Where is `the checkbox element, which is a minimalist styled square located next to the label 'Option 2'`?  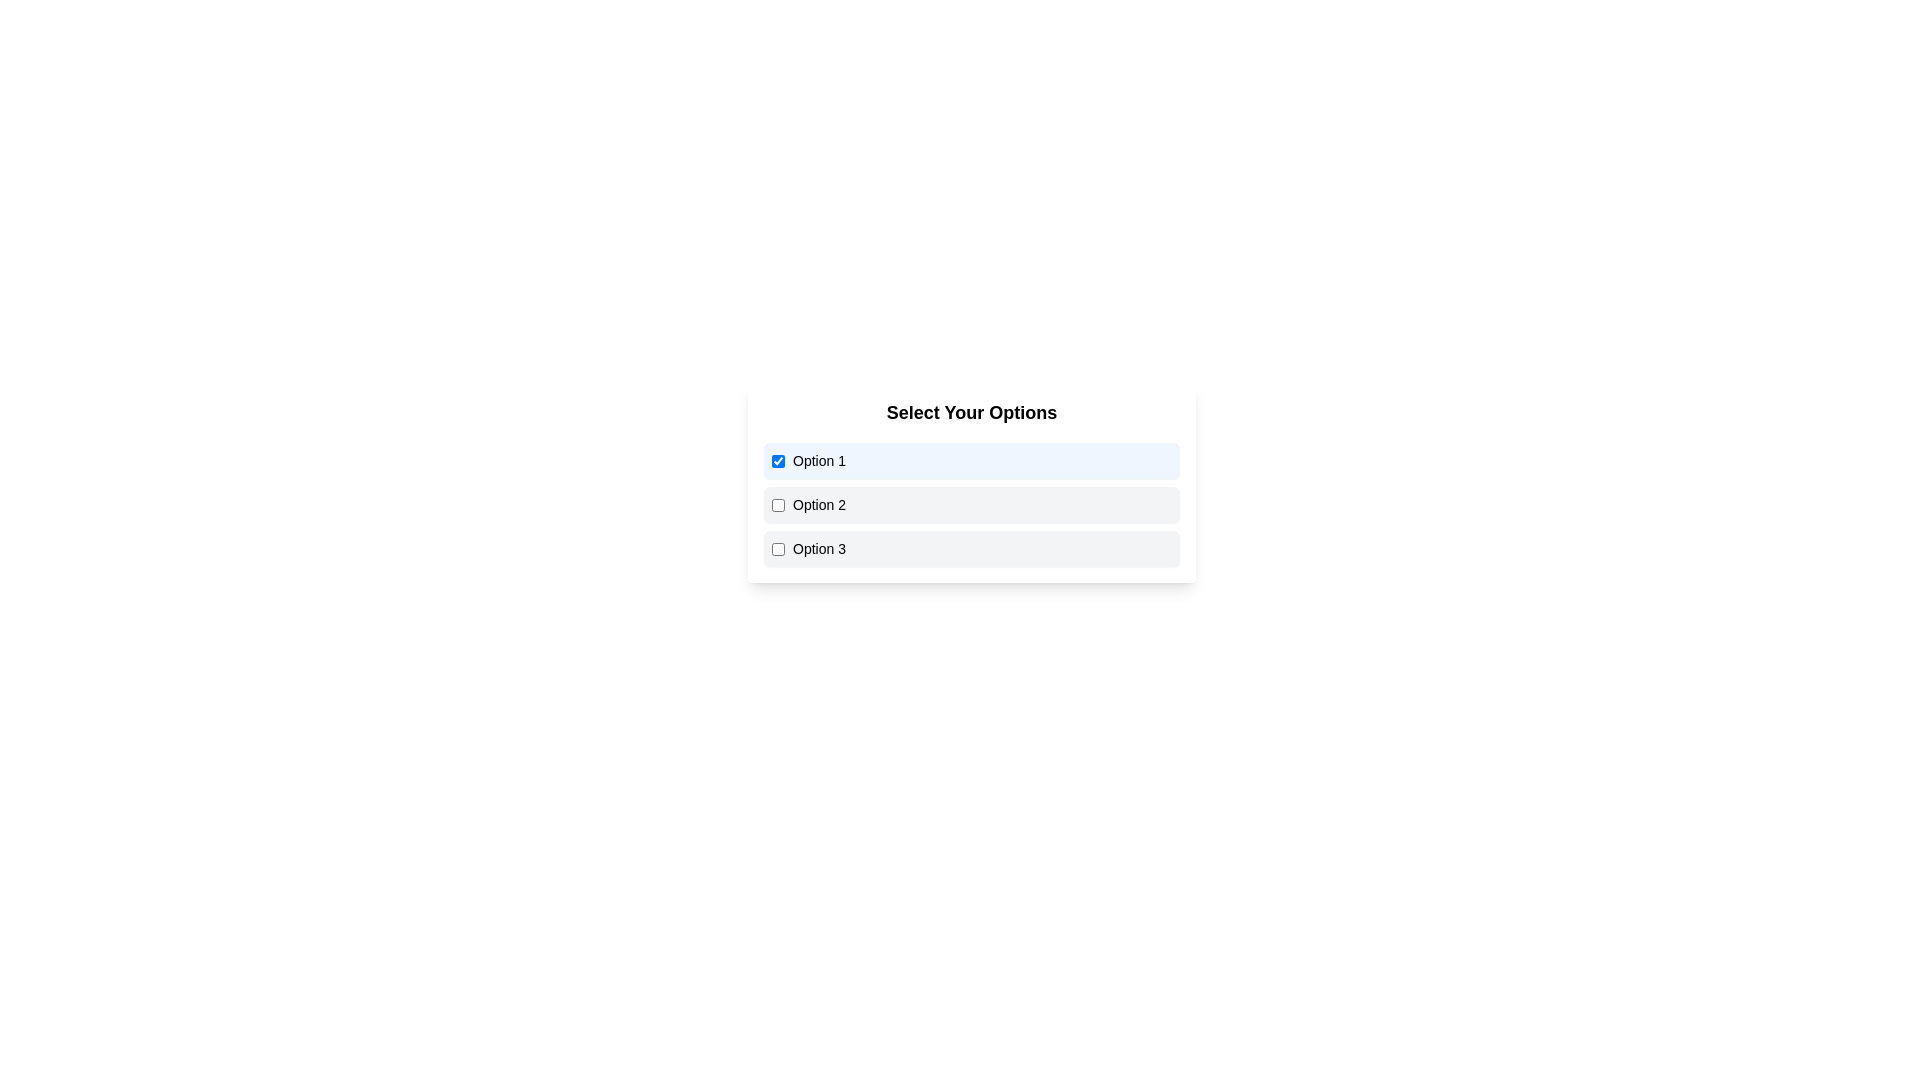 the checkbox element, which is a minimalist styled square located next to the label 'Option 2' is located at coordinates (777, 504).